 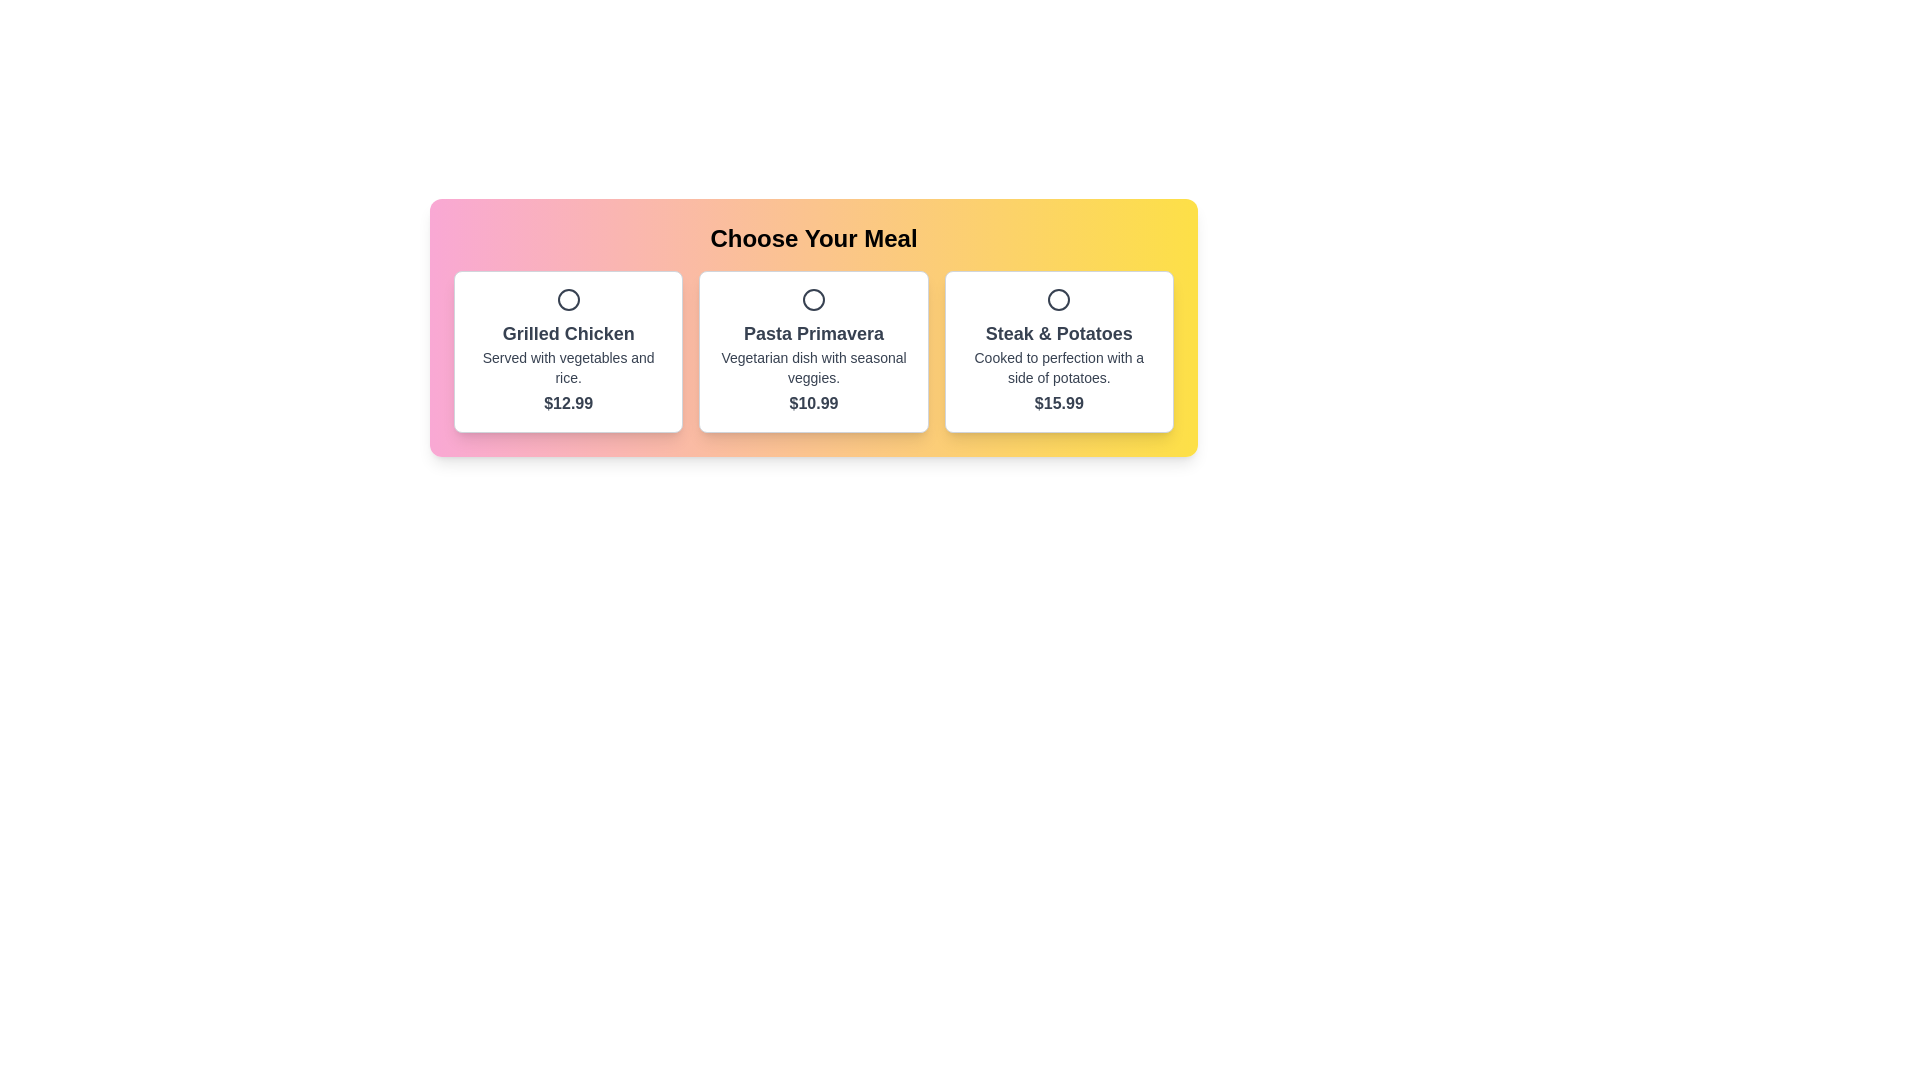 I want to click on the circular Radio Button Indicator (Non-interactive) located at the top center of the 'Steak & Potatoes' card, so click(x=1058, y=300).